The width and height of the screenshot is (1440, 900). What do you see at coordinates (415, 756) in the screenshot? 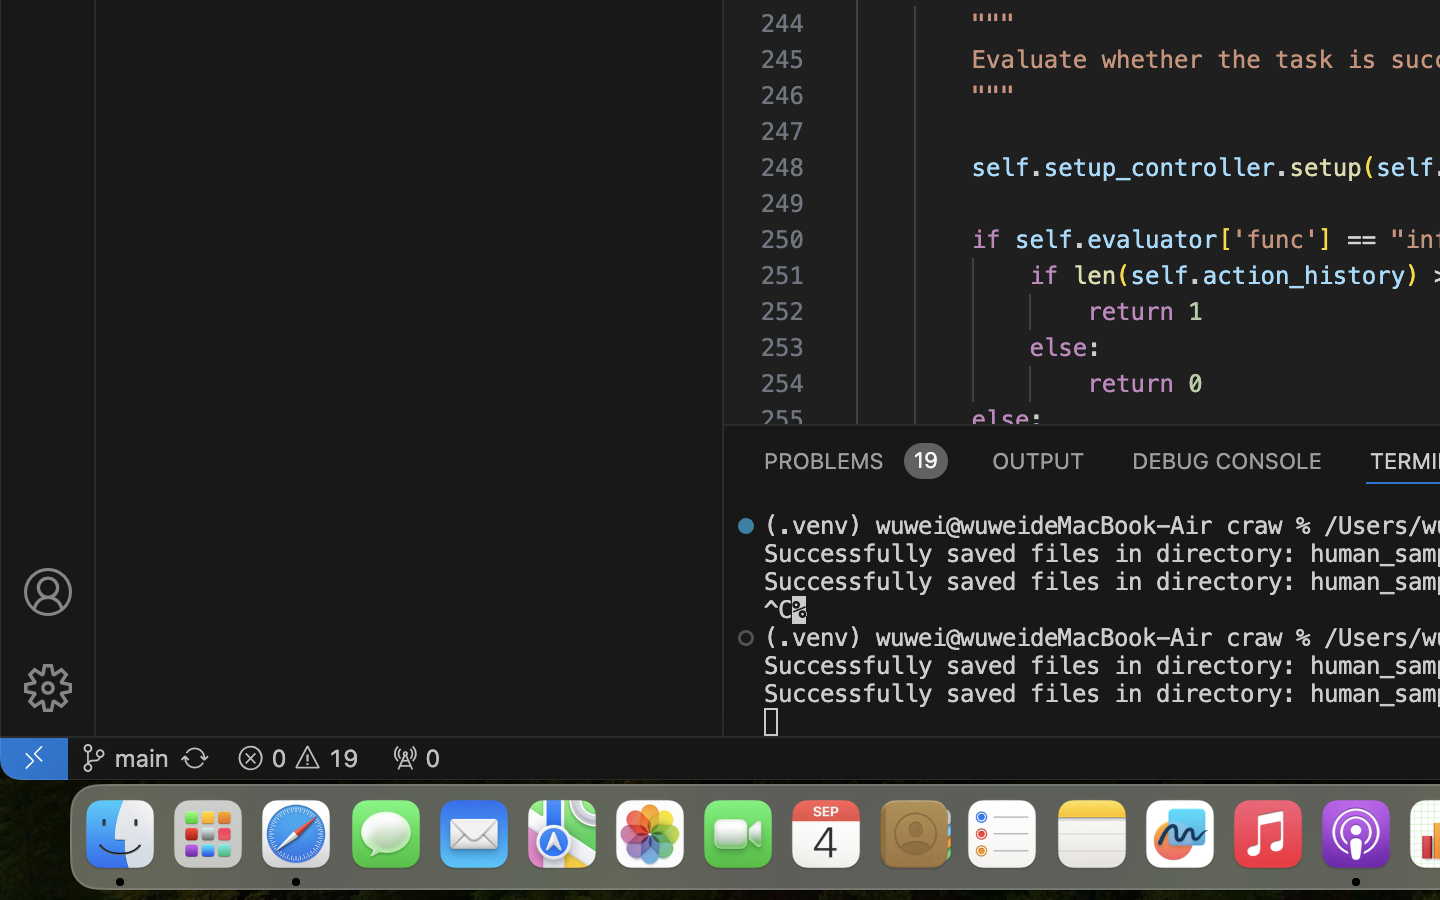
I see `' 0'` at bounding box center [415, 756].